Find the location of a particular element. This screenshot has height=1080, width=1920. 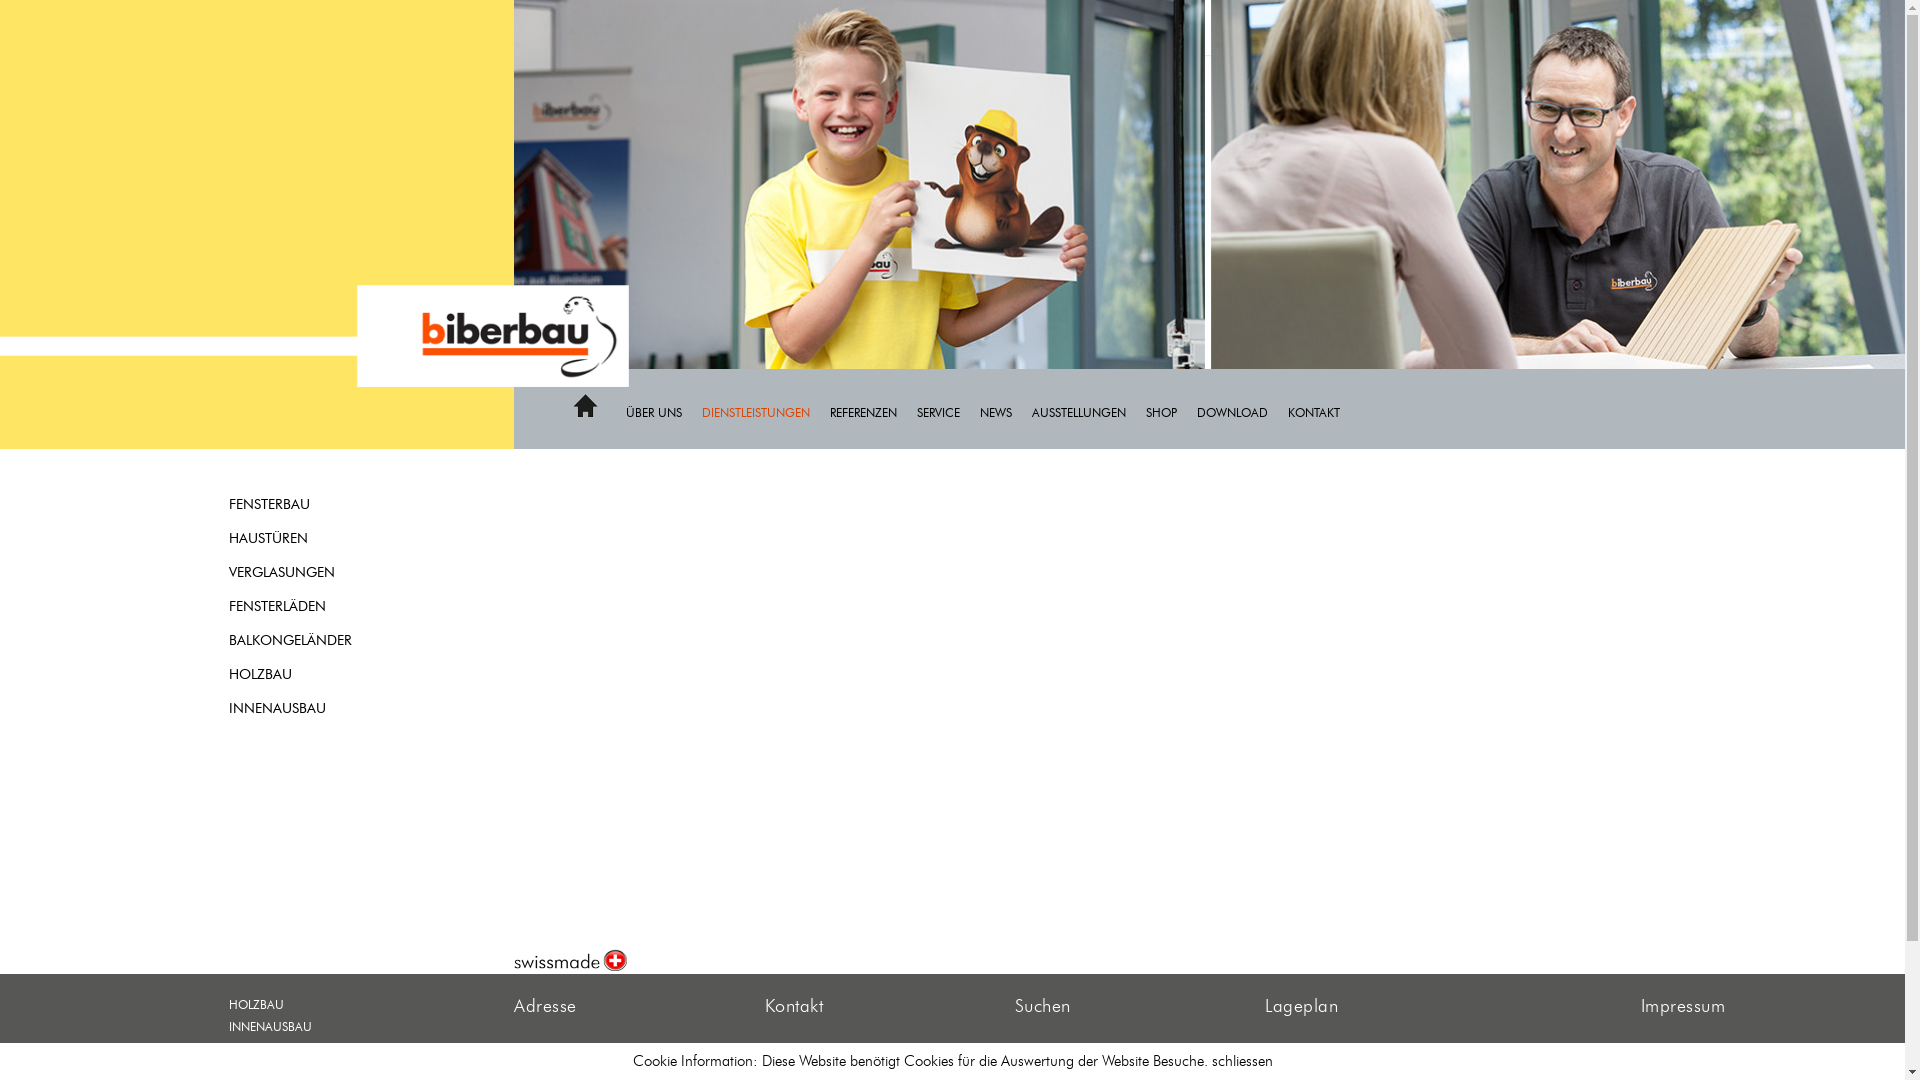

'INNENAUSBAU' is located at coordinates (317, 708).